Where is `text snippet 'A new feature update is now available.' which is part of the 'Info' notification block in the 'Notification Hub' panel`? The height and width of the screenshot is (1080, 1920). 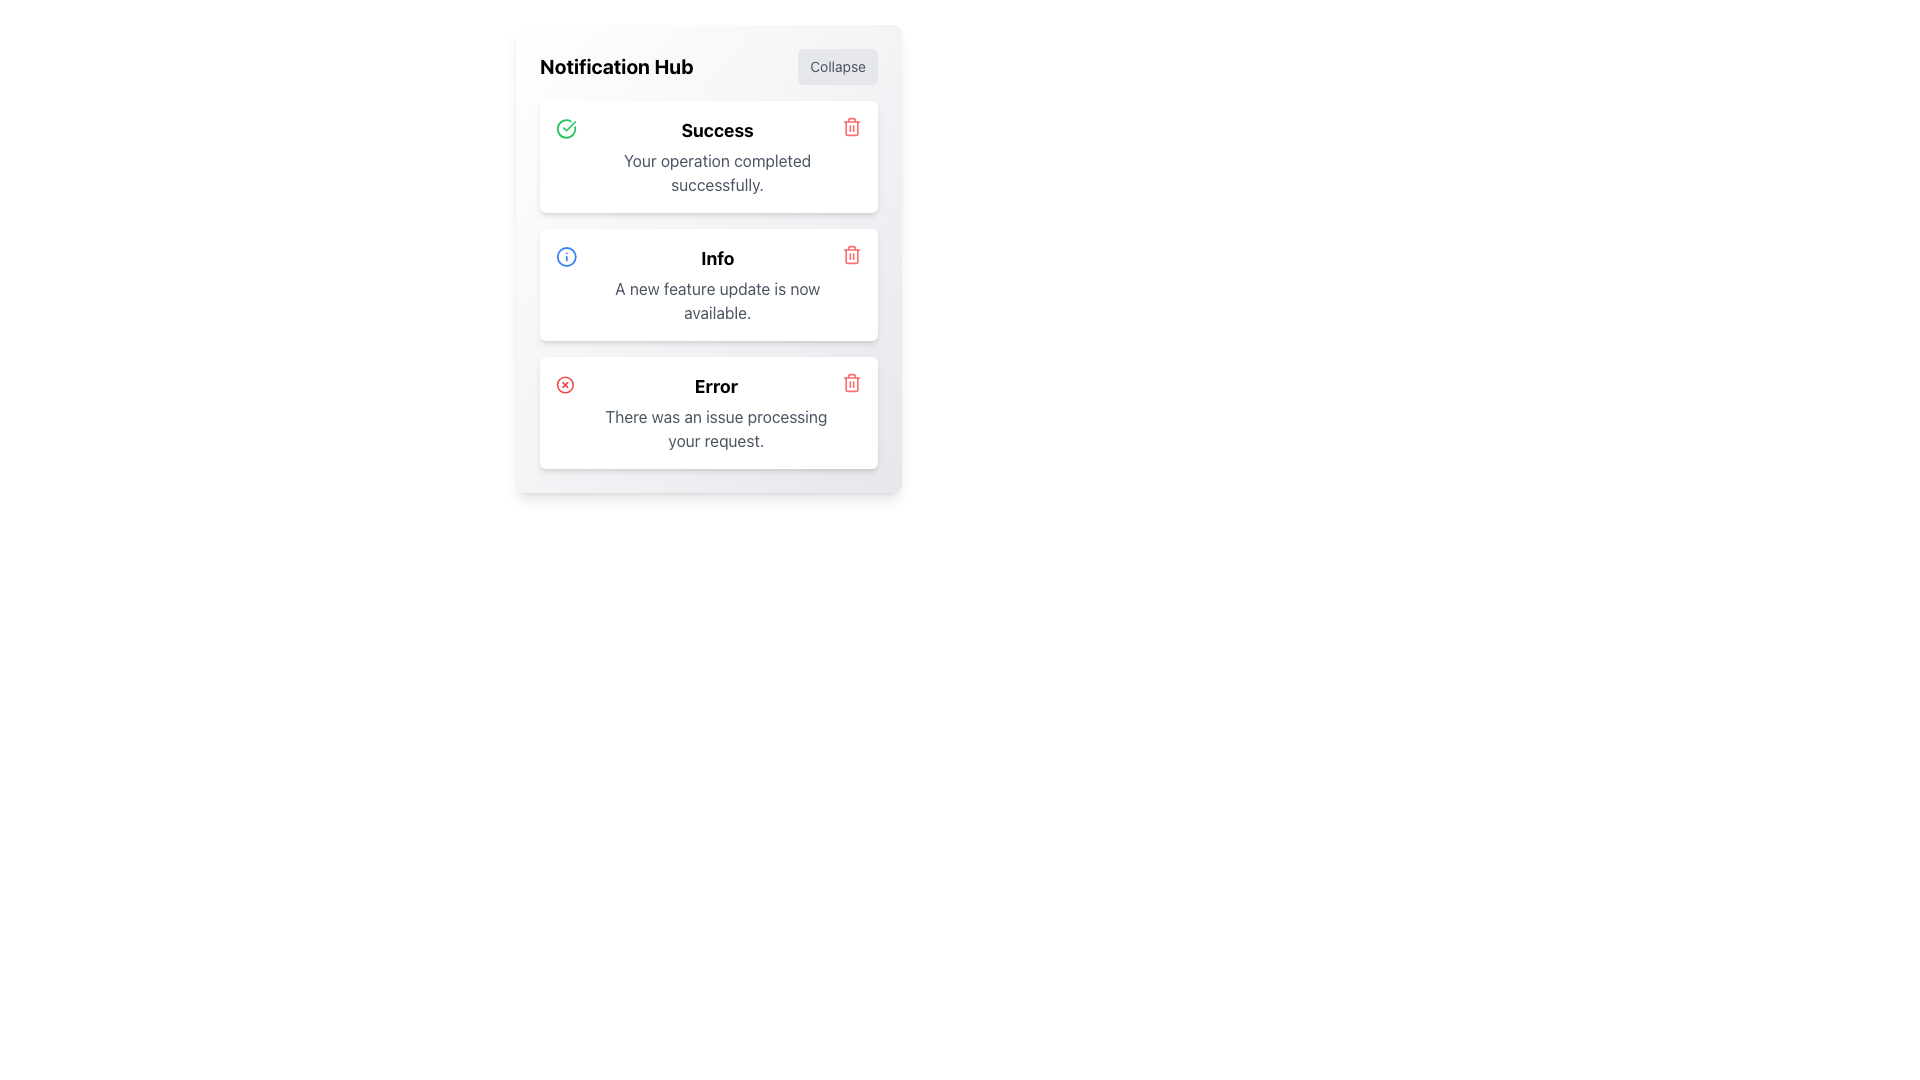 text snippet 'A new feature update is now available.' which is part of the 'Info' notification block in the 'Notification Hub' panel is located at coordinates (717, 300).